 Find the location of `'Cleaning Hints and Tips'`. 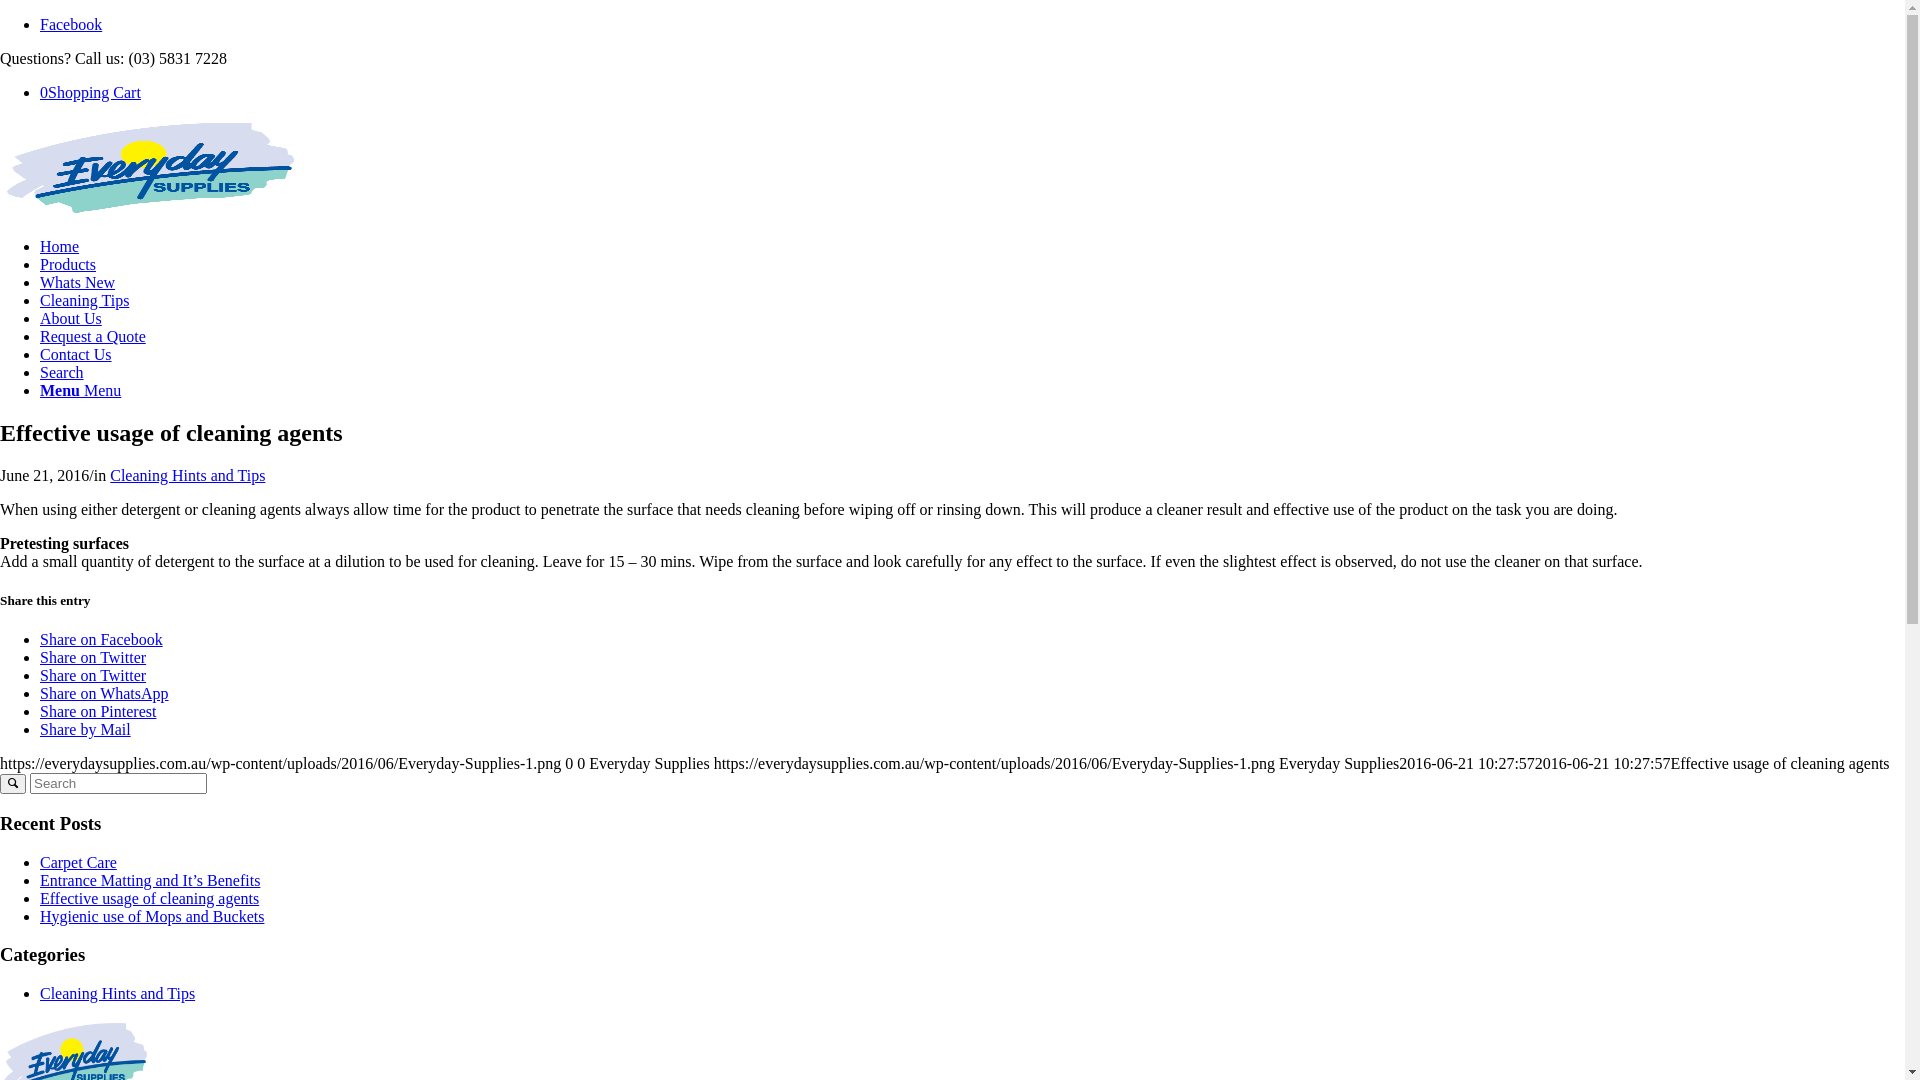

'Cleaning Hints and Tips' is located at coordinates (187, 475).